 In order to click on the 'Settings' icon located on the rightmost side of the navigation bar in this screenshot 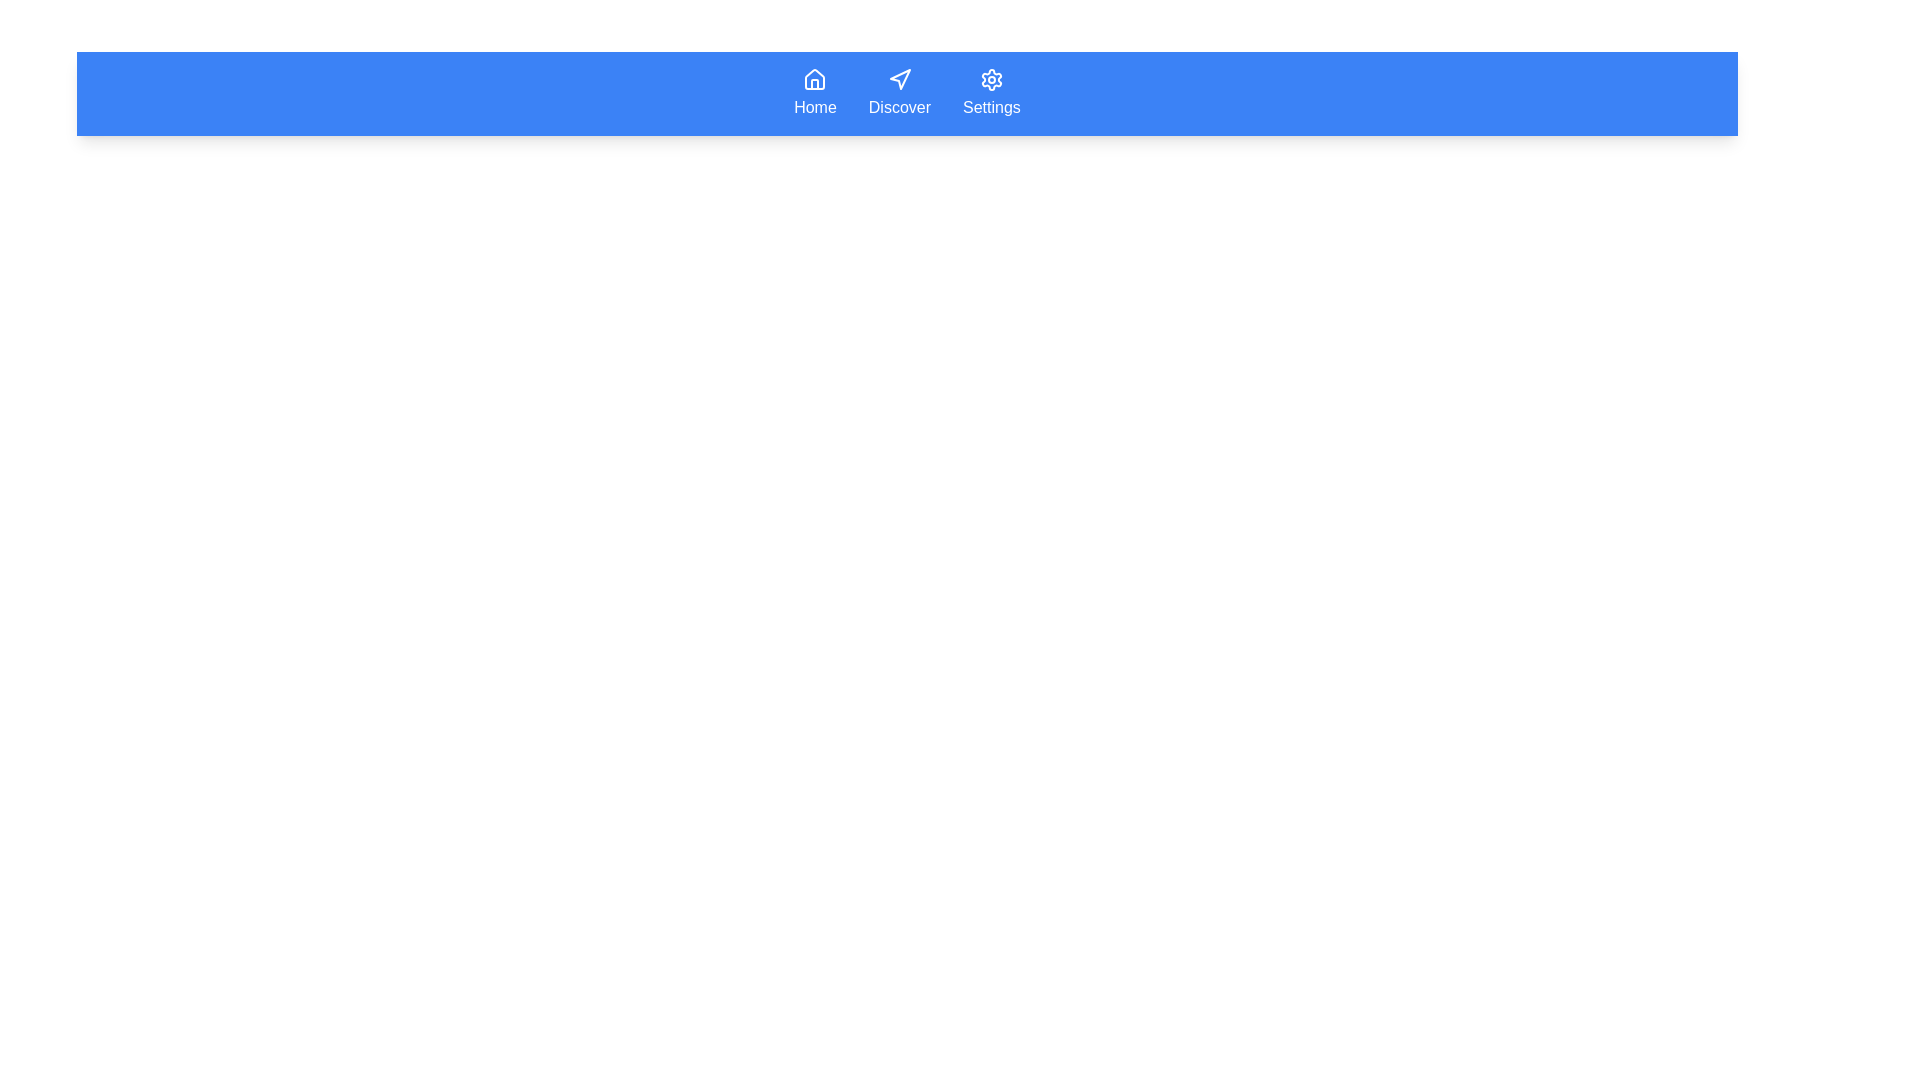, I will do `click(991, 79)`.